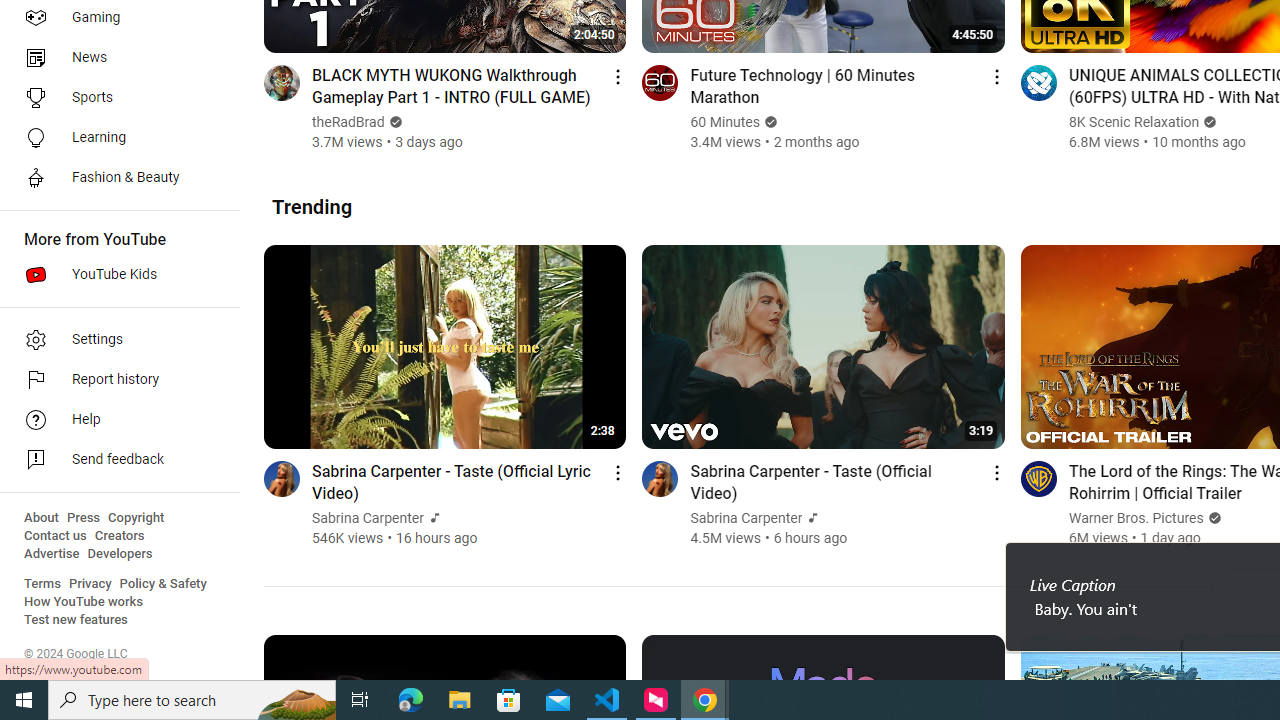 This screenshot has width=1280, height=720. What do you see at coordinates (311, 206) in the screenshot?
I see `'Trending'` at bounding box center [311, 206].